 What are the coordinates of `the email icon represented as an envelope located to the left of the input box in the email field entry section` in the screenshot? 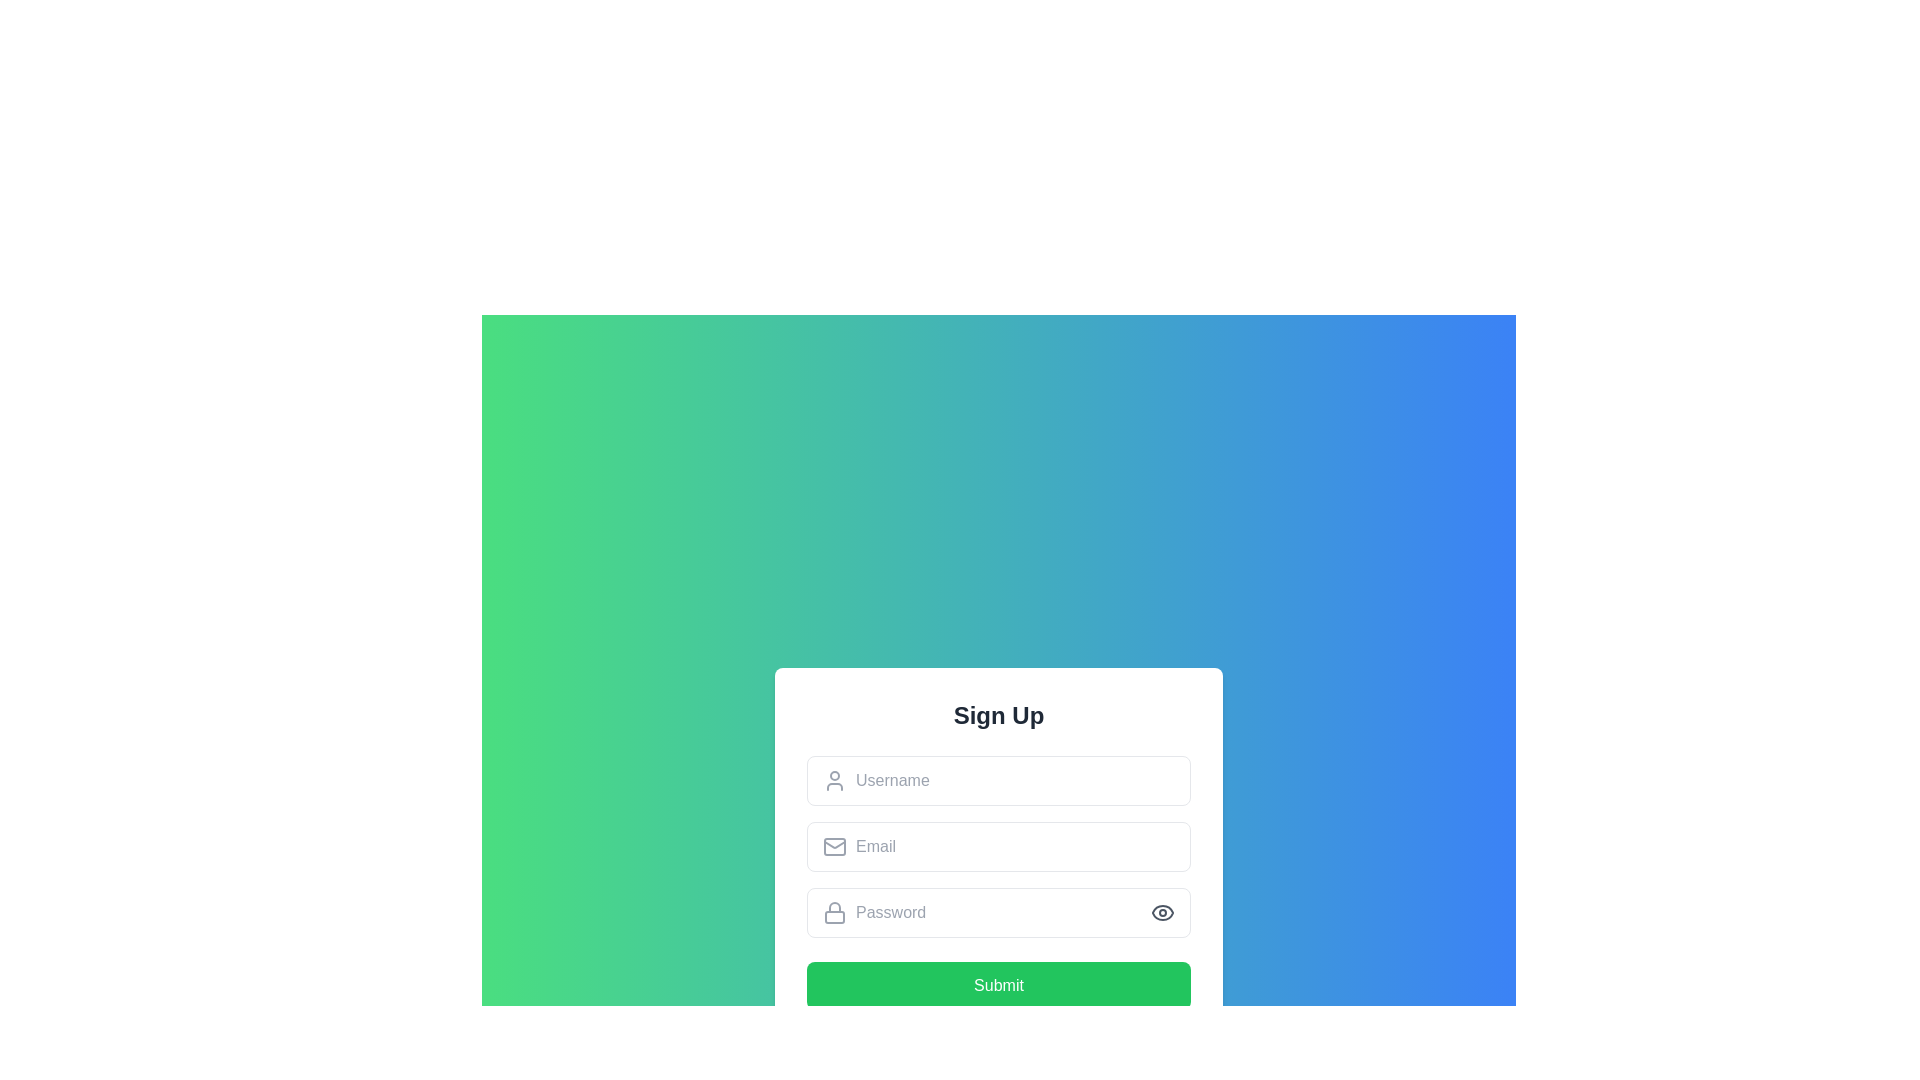 It's located at (835, 847).